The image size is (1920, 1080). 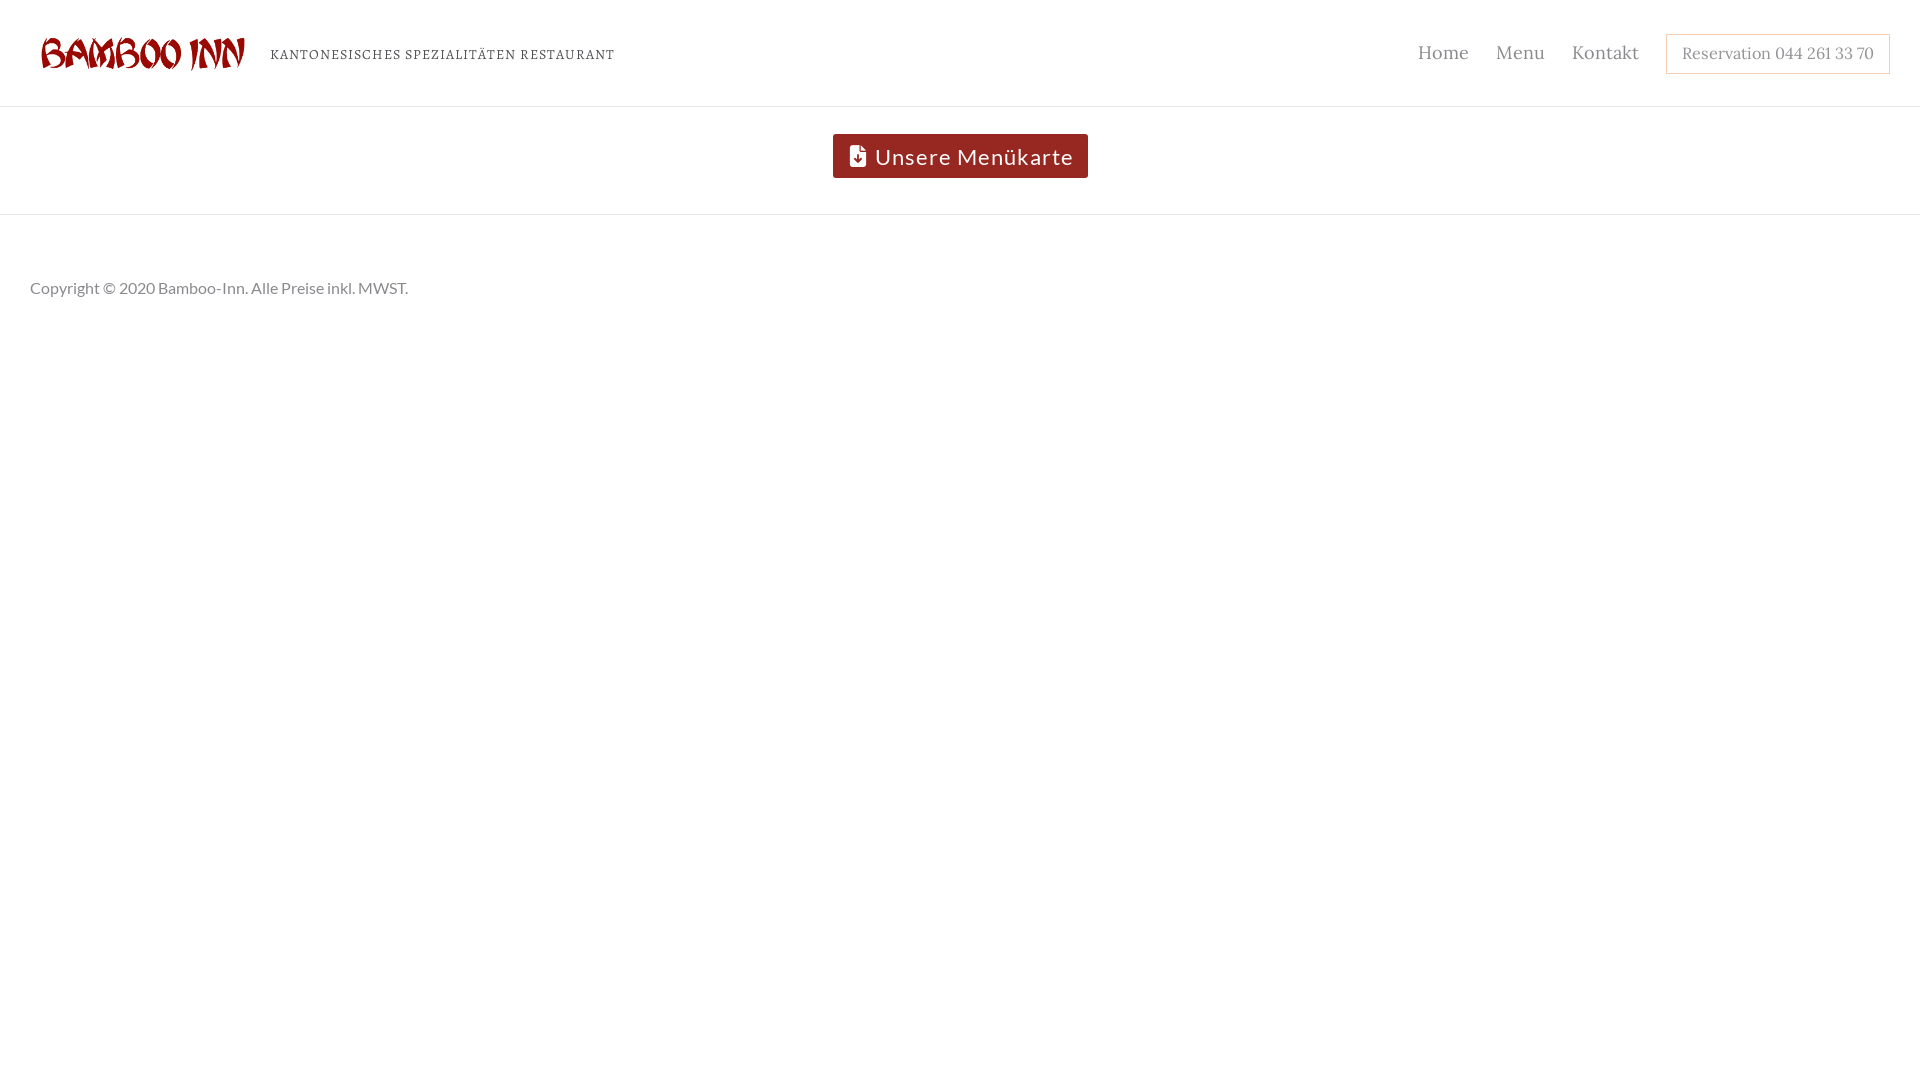 What do you see at coordinates (1405, 52) in the screenshot?
I see `'Home'` at bounding box center [1405, 52].